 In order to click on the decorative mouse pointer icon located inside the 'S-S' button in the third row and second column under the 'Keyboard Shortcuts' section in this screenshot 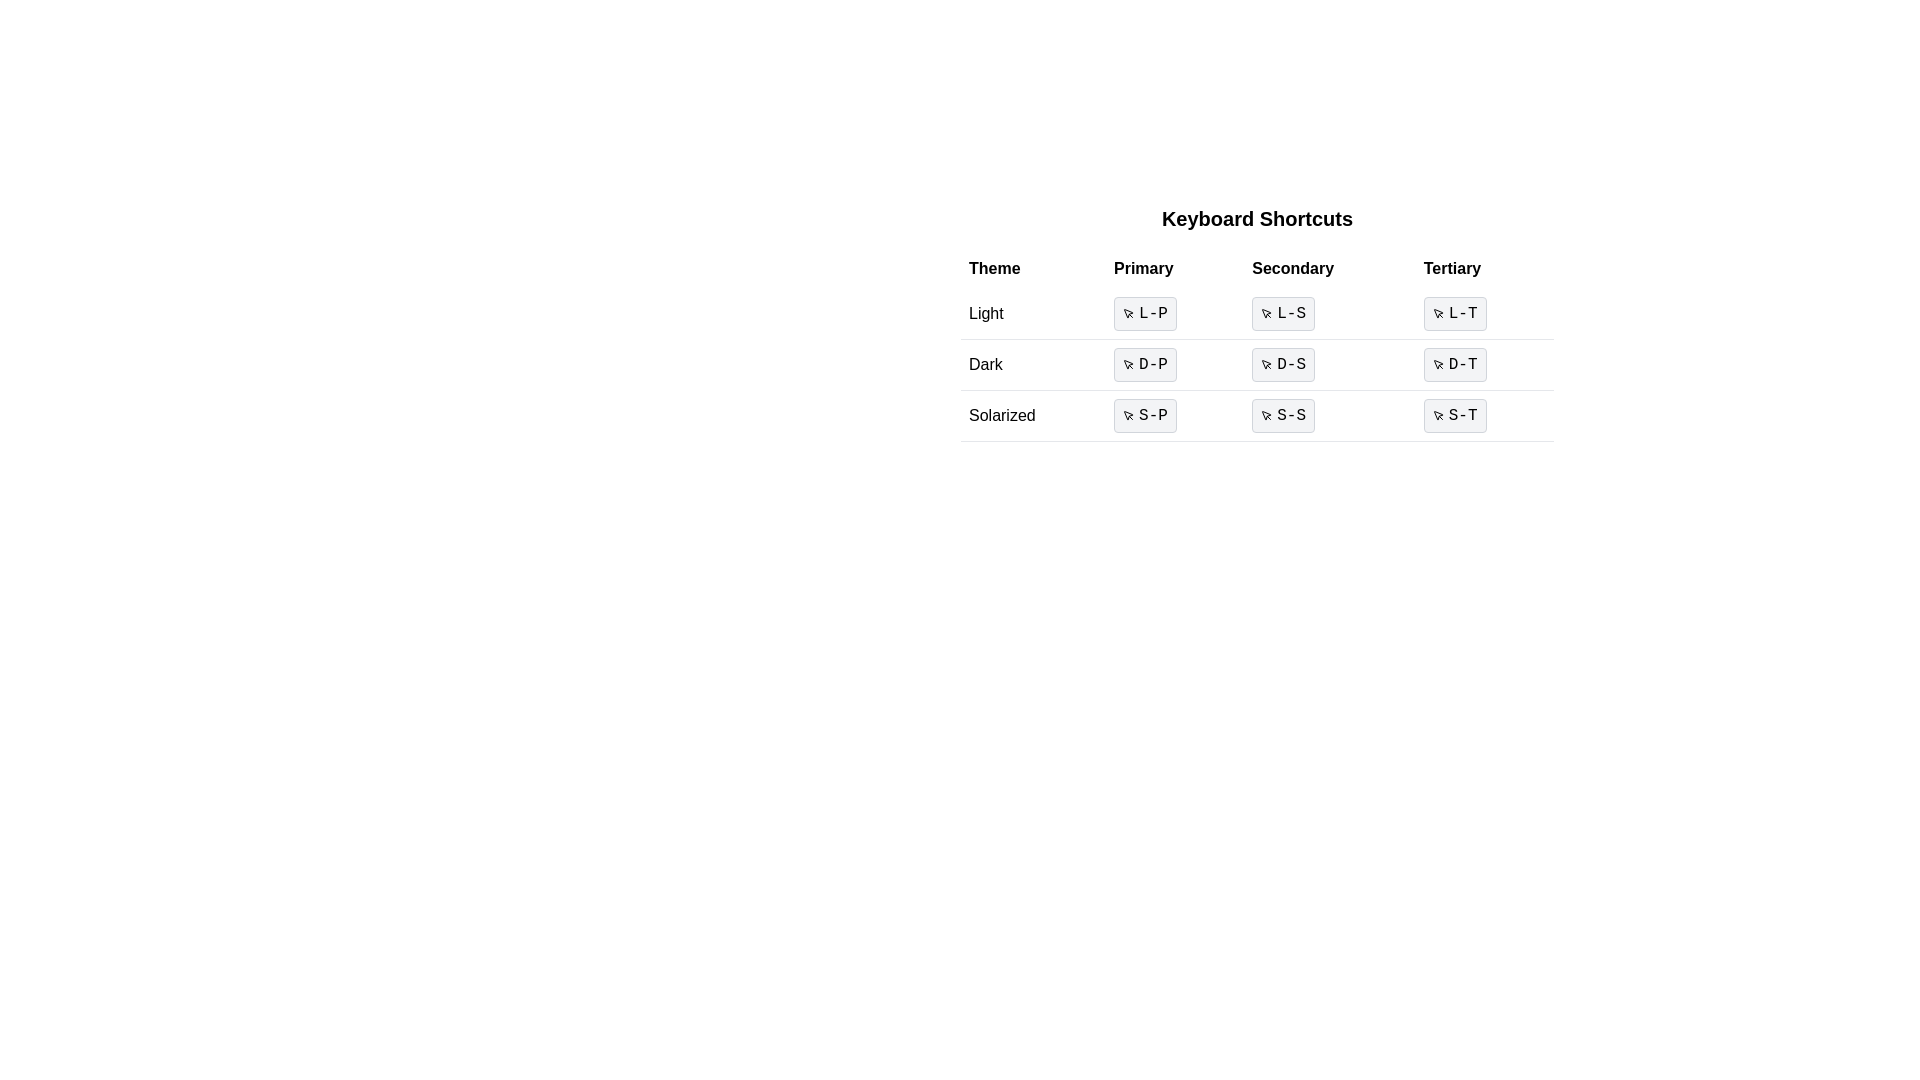, I will do `click(1266, 415)`.